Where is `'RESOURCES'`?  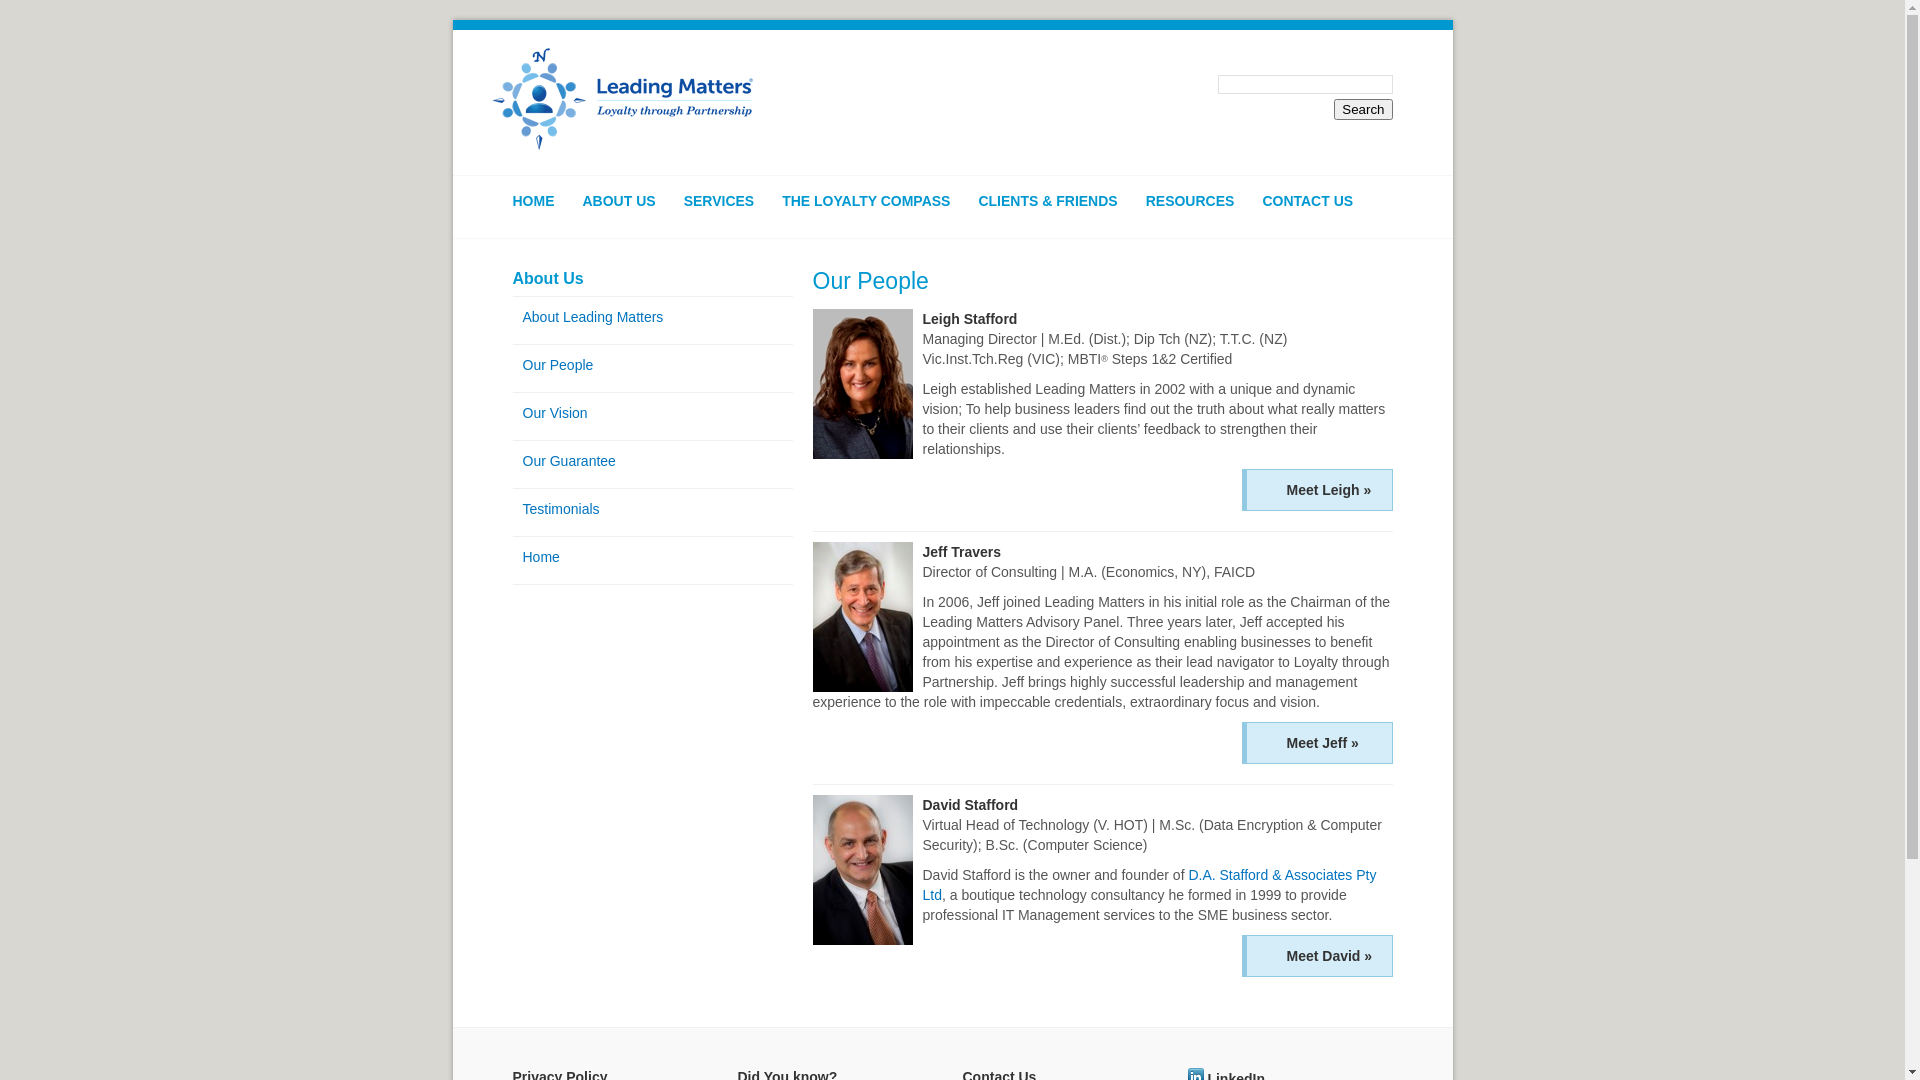
'RESOURCES' is located at coordinates (1200, 211).